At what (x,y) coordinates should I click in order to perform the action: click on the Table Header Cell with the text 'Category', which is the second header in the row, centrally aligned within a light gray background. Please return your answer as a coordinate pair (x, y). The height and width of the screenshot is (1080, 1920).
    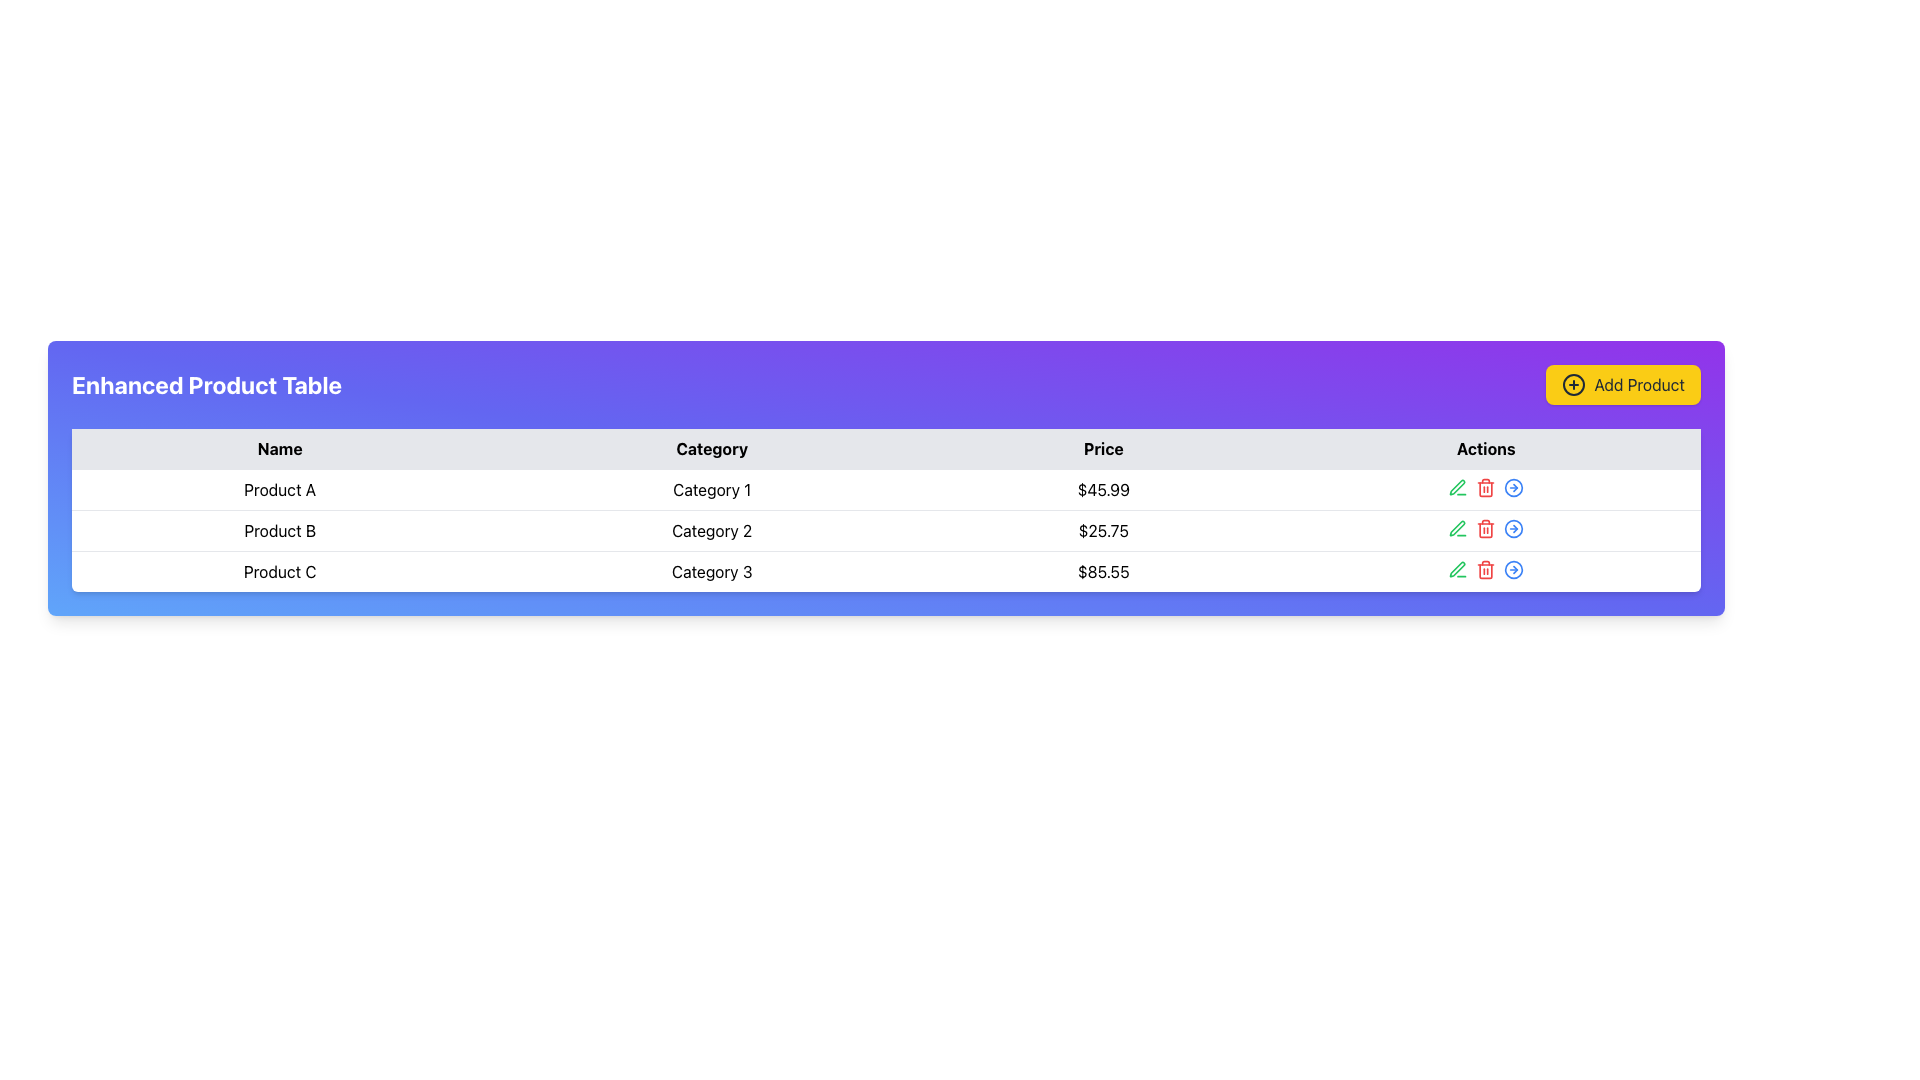
    Looking at the image, I should click on (712, 448).